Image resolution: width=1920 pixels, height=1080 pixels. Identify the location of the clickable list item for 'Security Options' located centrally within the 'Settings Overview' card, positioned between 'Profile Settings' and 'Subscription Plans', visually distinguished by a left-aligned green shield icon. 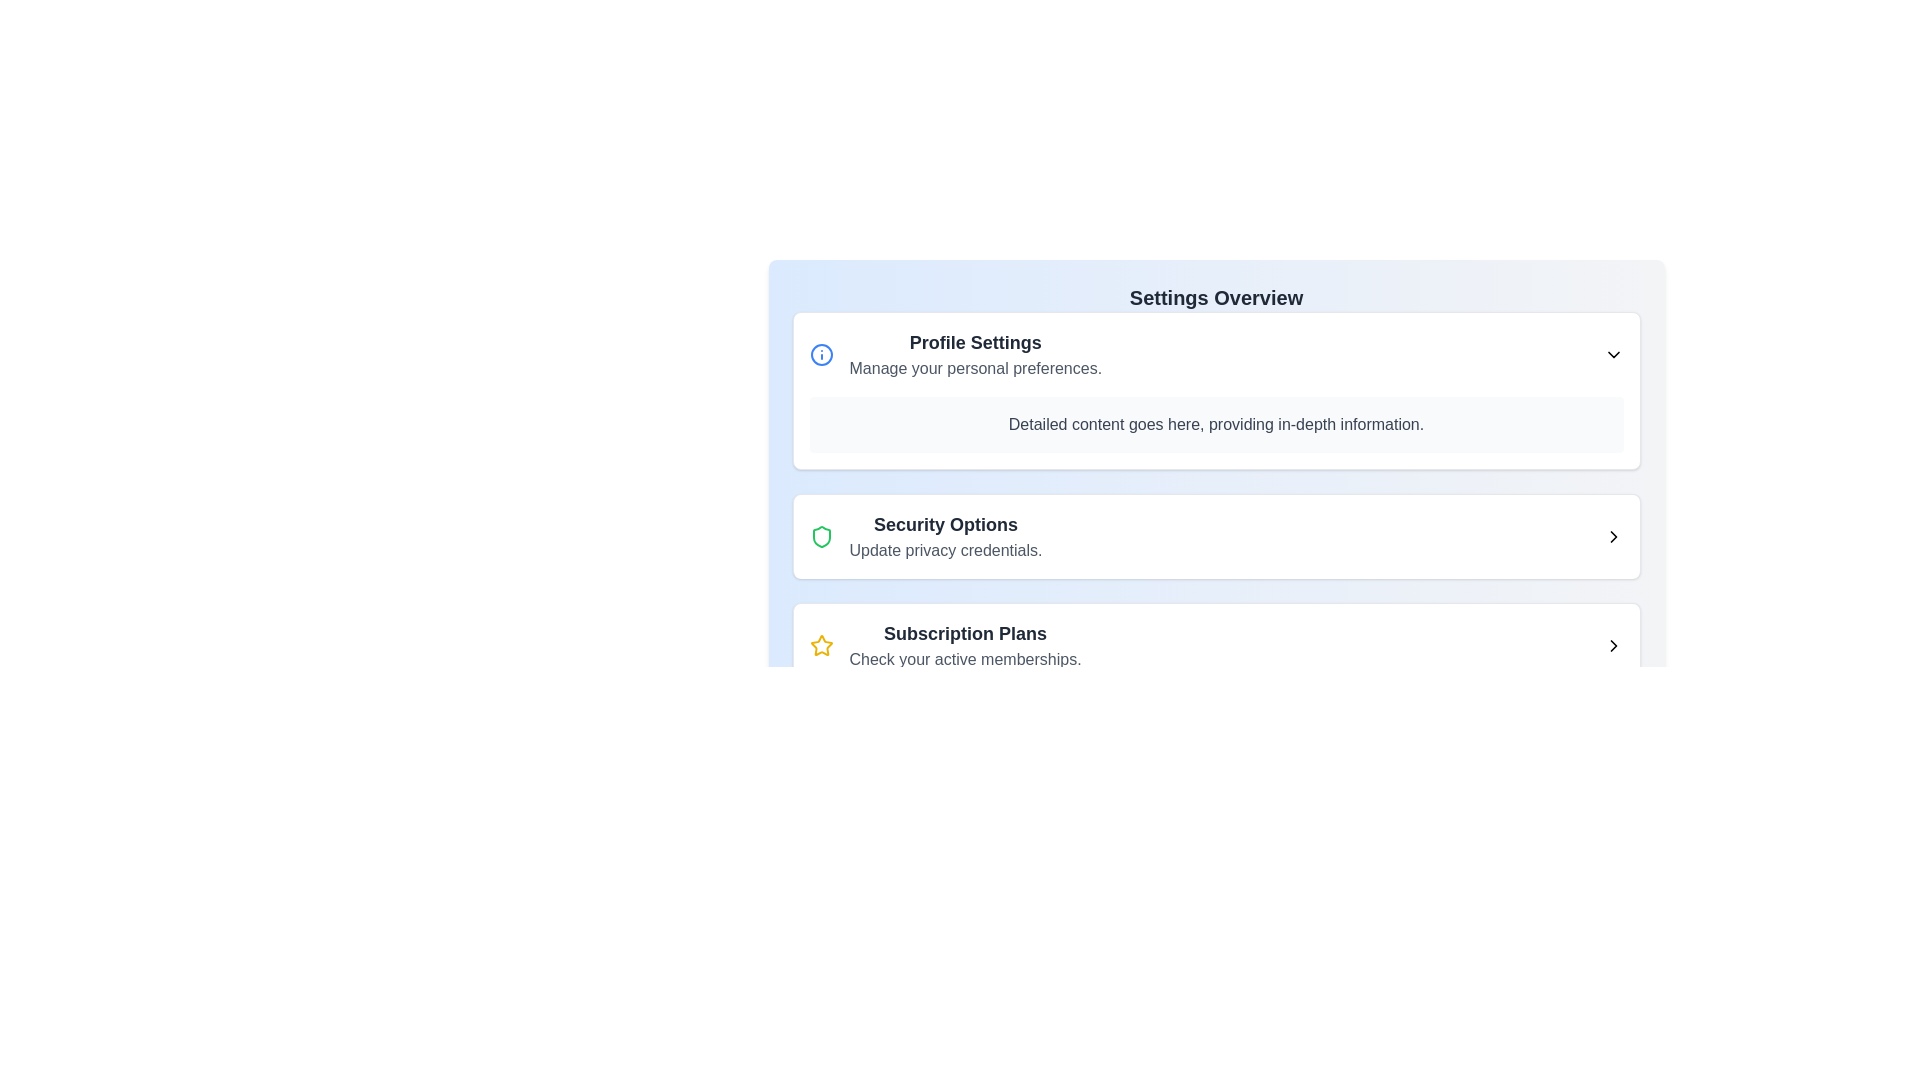
(925, 535).